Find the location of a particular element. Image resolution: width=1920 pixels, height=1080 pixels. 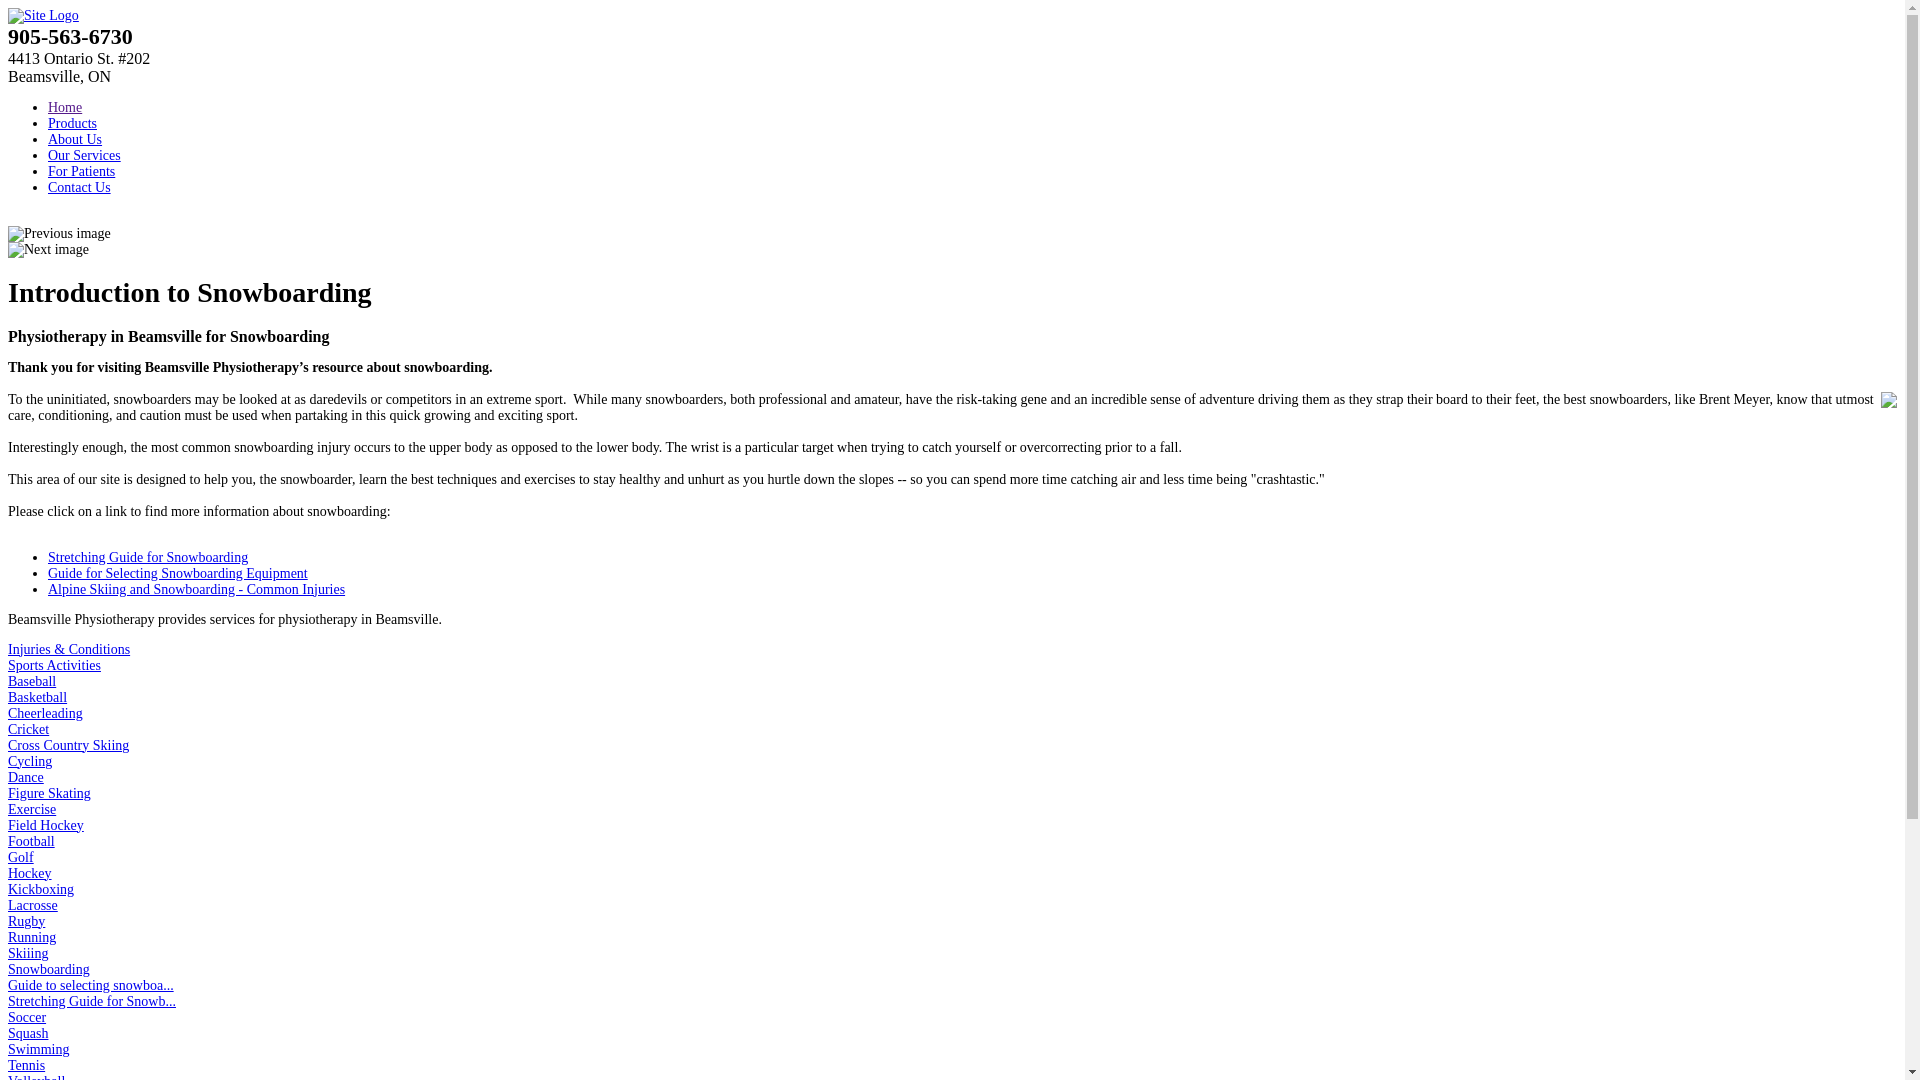

'Stretching Guide for Snowb...' is located at coordinates (90, 1001).